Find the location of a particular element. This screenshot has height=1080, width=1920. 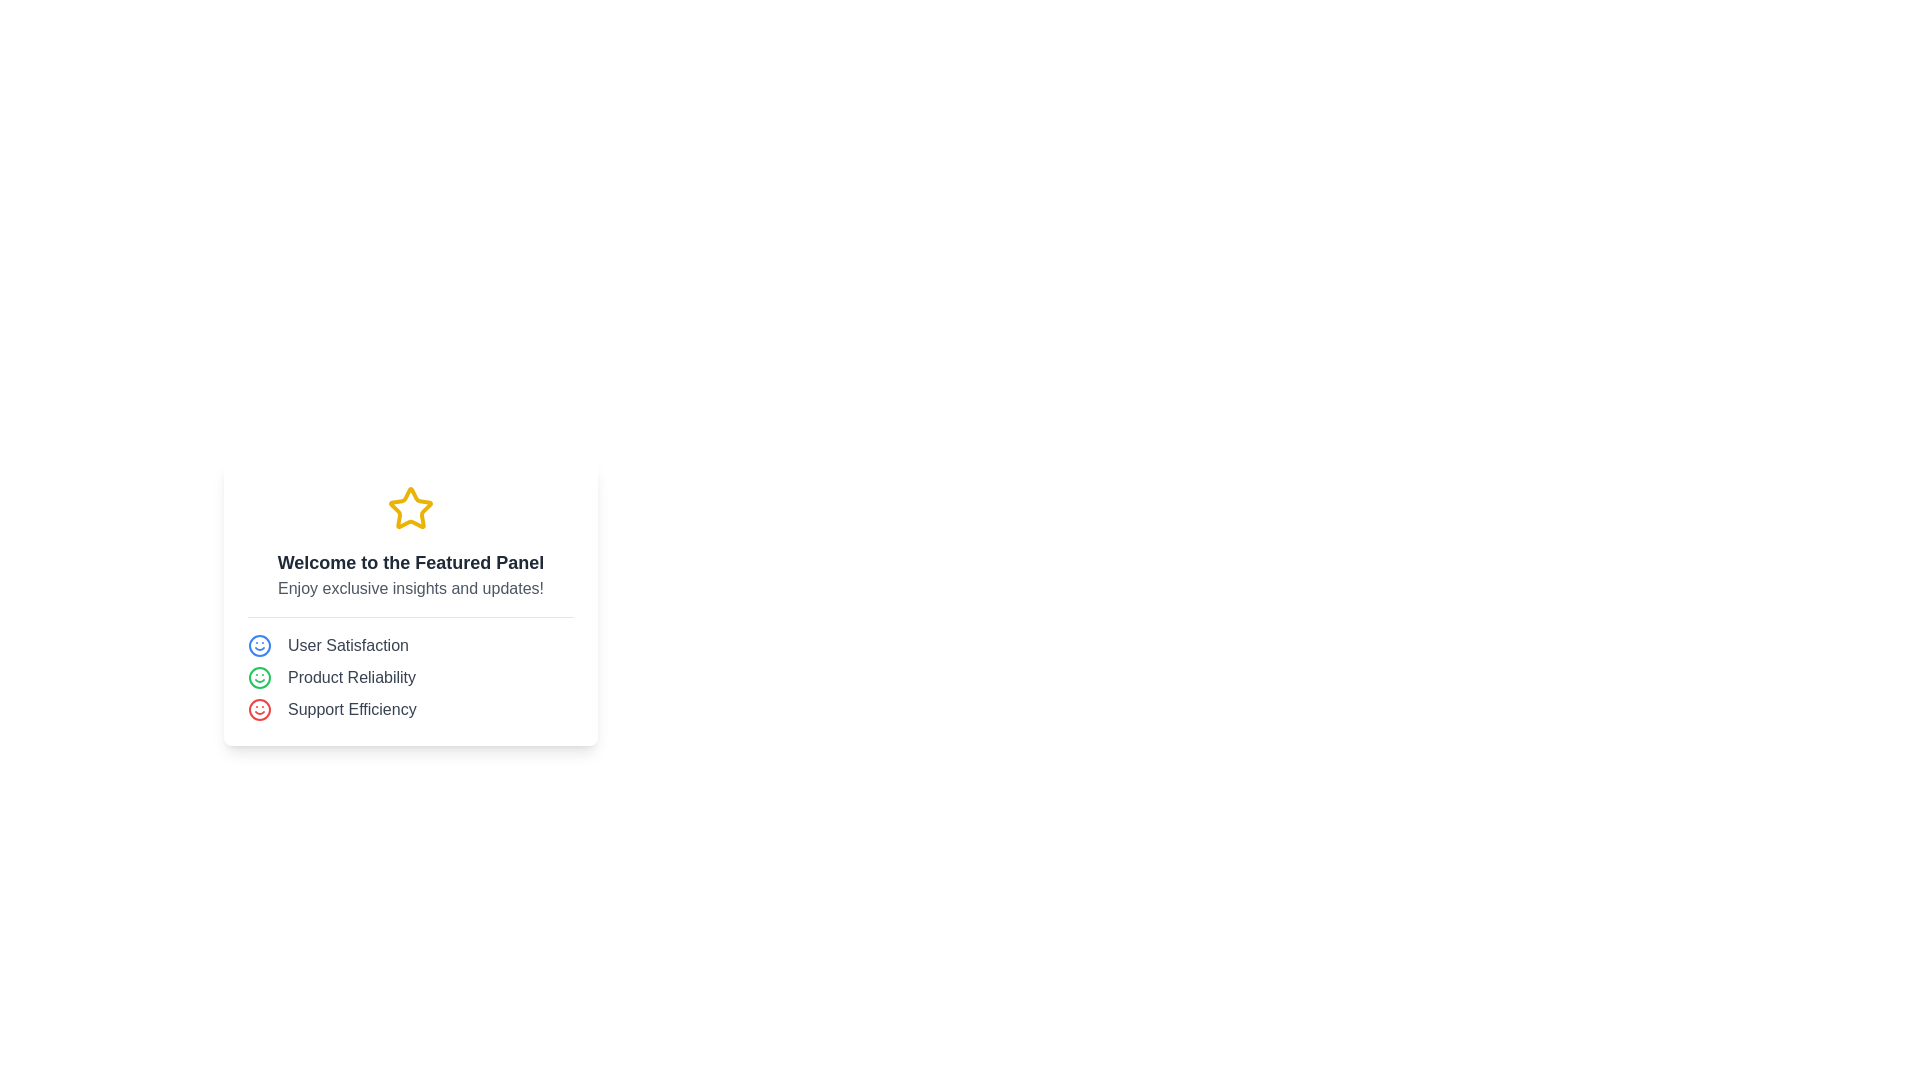

the SVG Circle with a blue outline and no fill color, which is centrally positioned within the smiley face icon group is located at coordinates (258, 645).